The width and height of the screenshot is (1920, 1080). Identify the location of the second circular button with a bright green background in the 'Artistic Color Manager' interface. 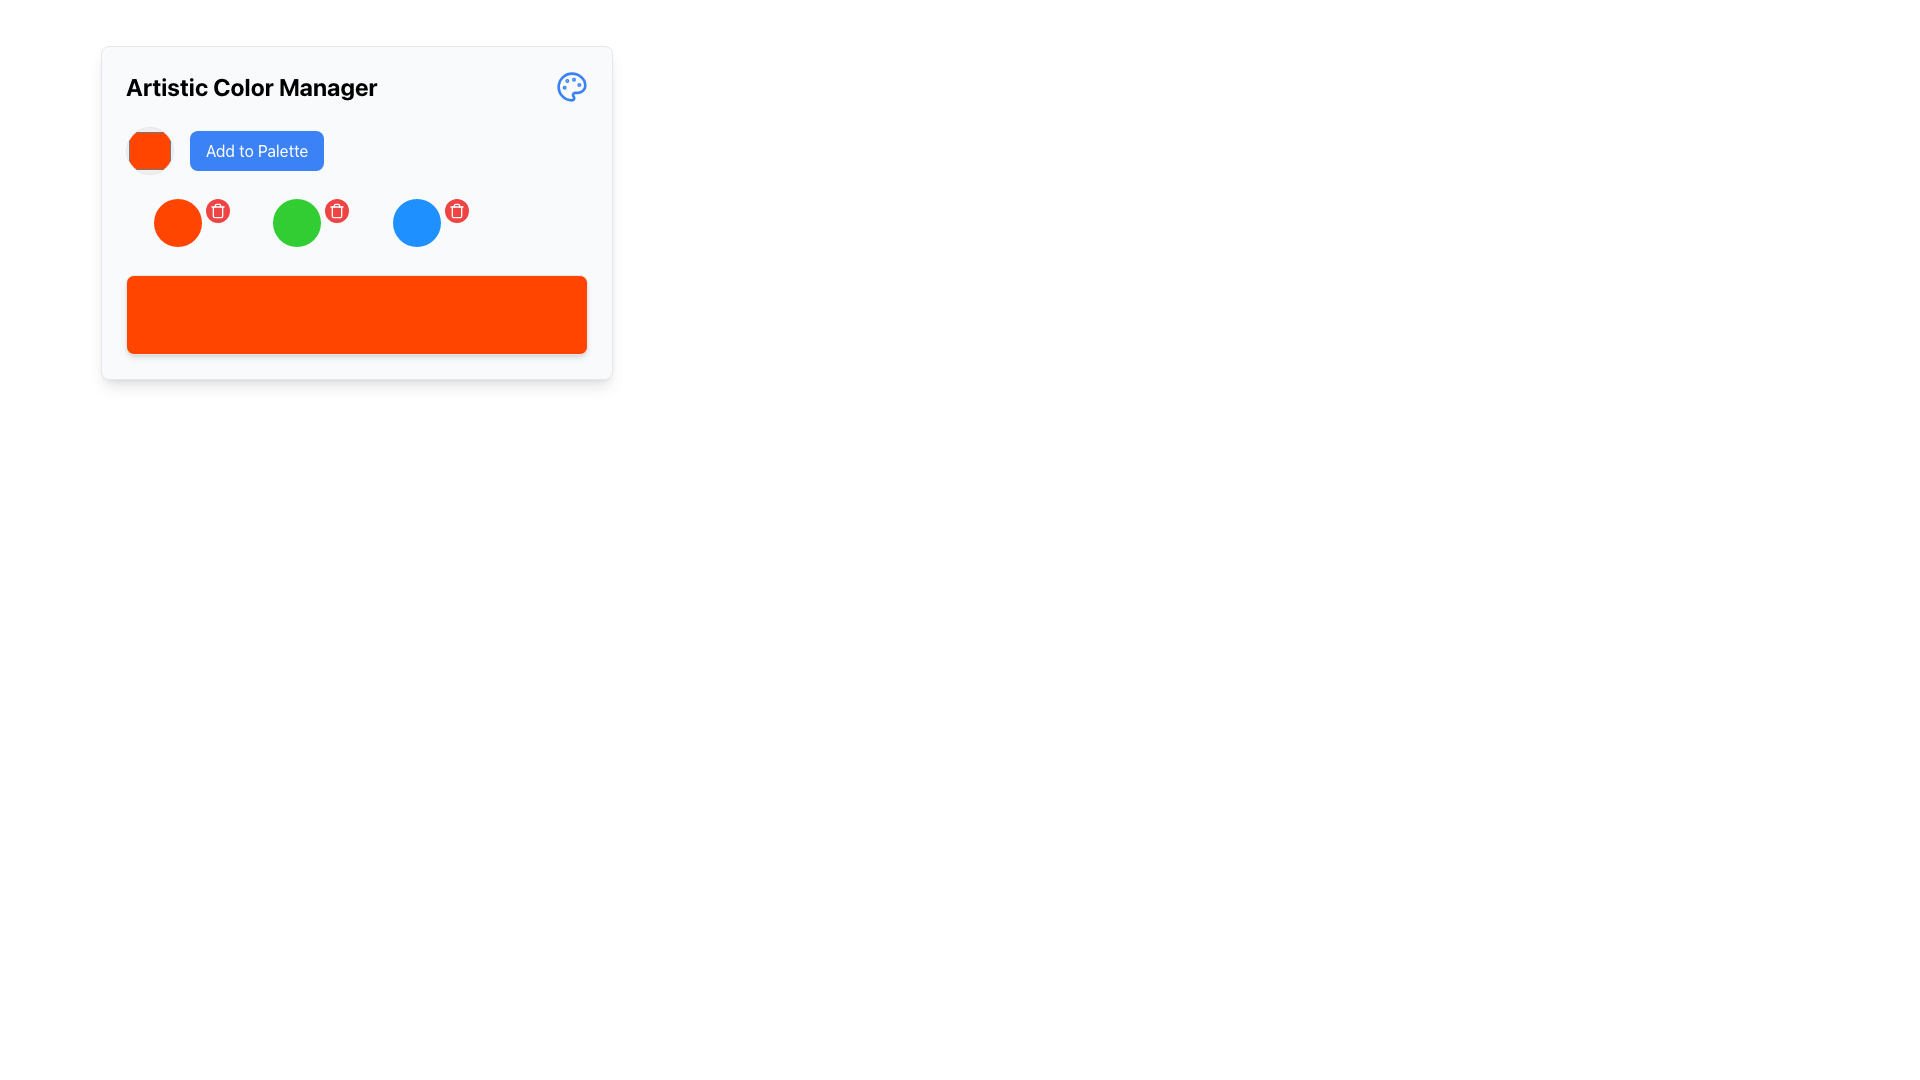
(296, 223).